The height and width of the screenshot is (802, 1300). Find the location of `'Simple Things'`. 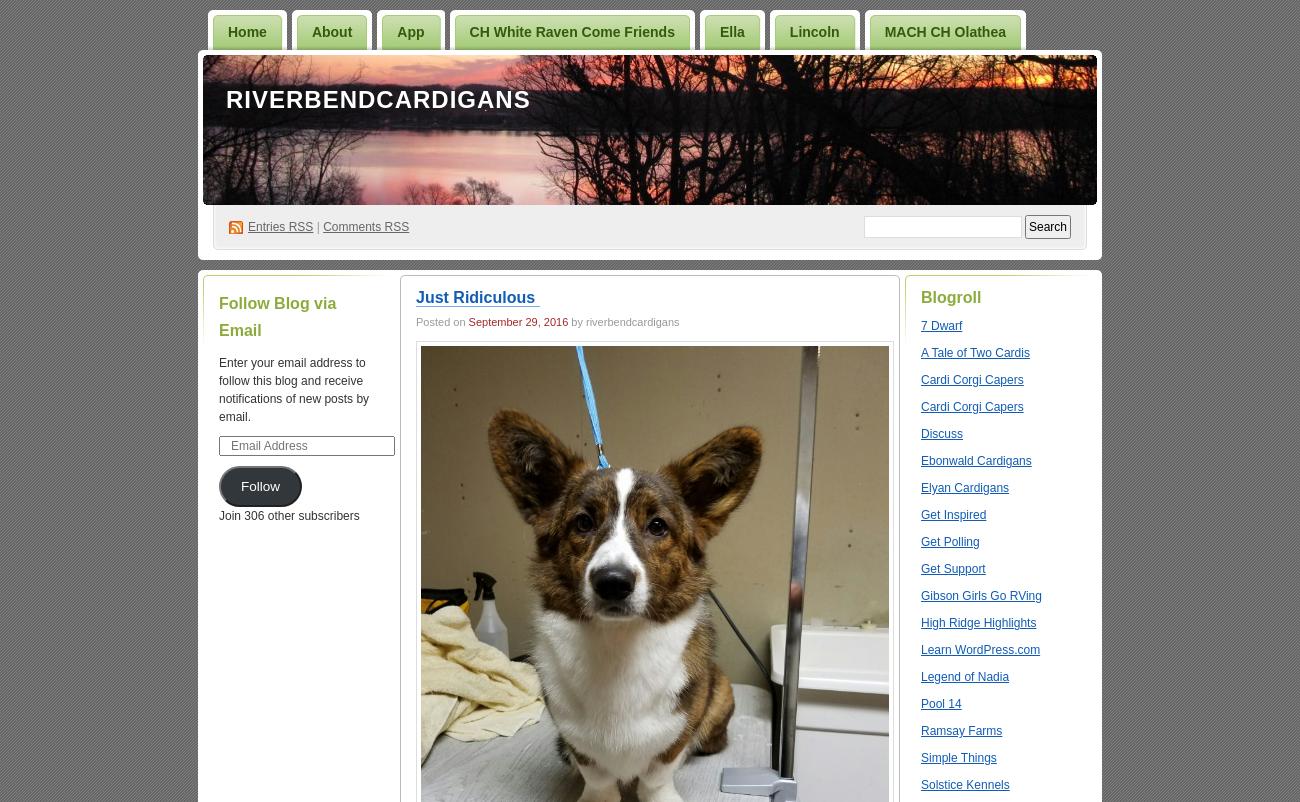

'Simple Things' is located at coordinates (958, 757).